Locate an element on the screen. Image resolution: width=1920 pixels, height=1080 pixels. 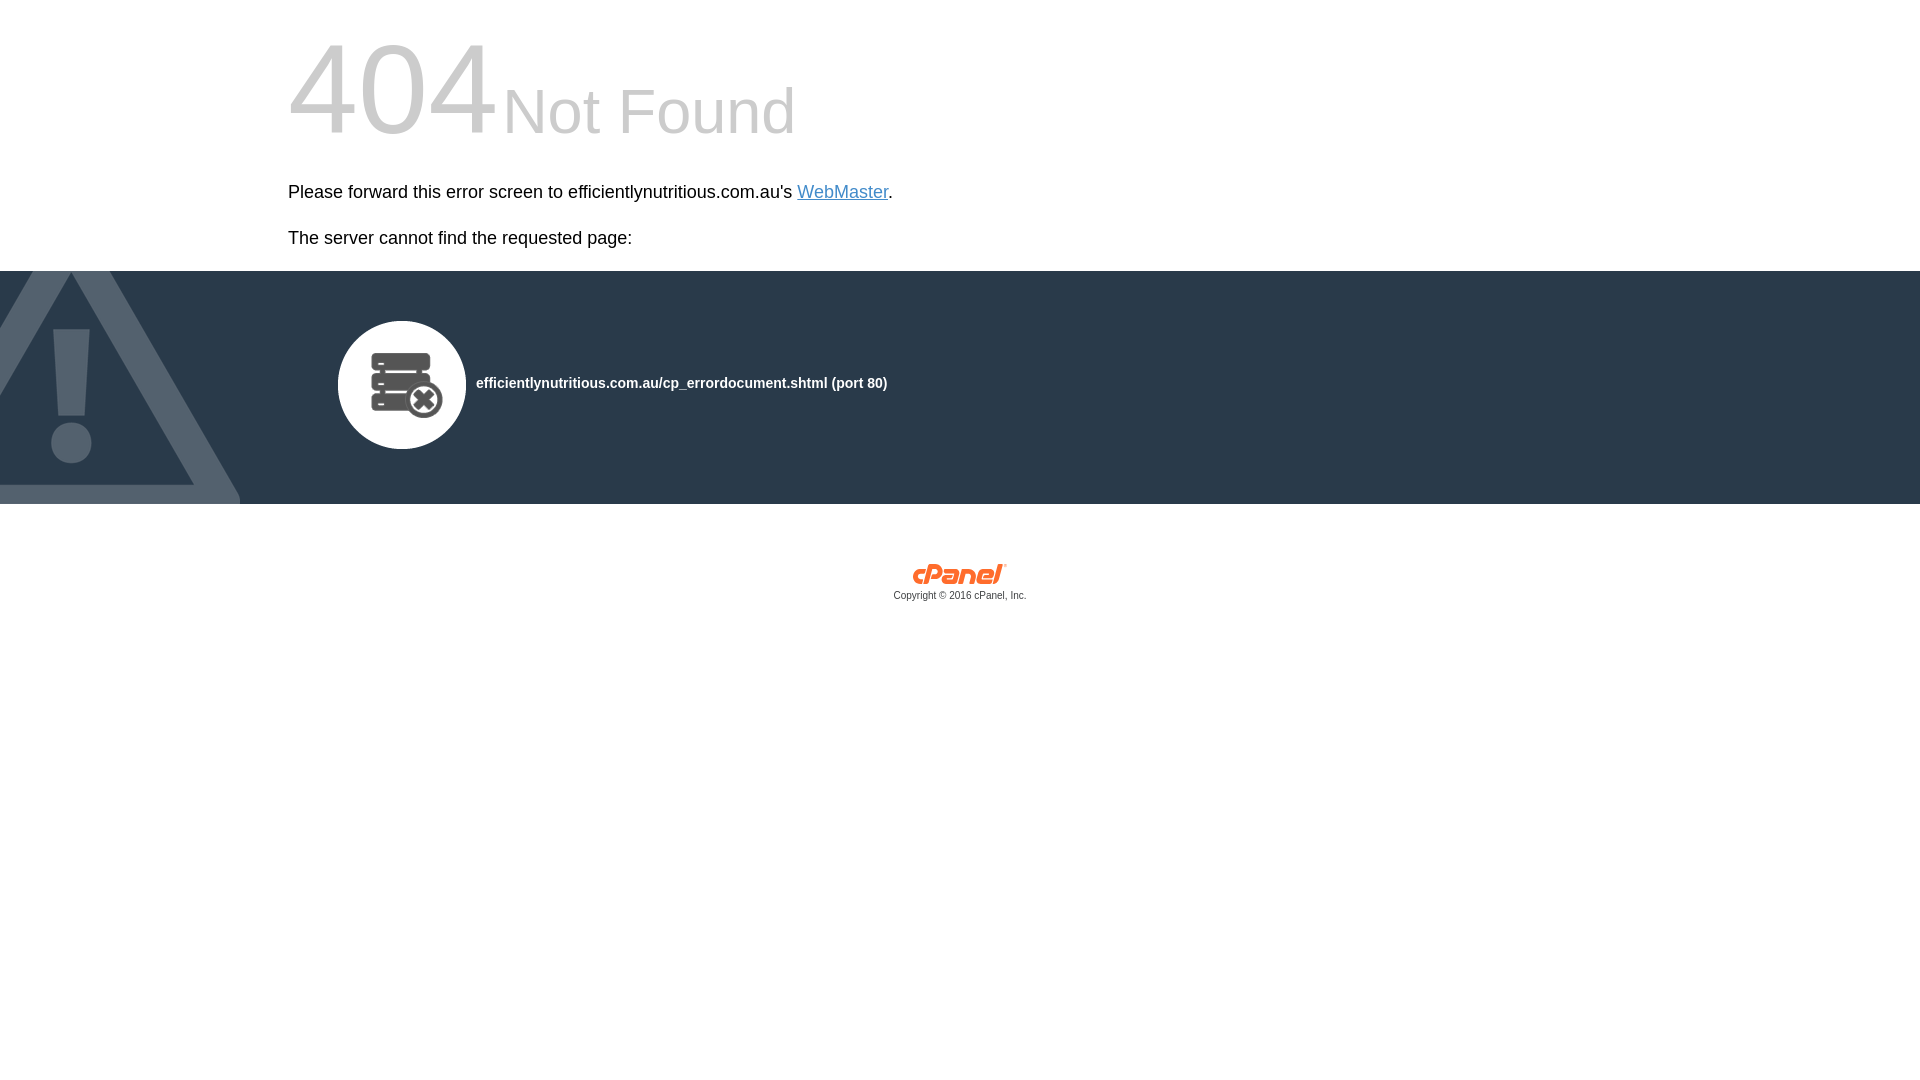
'WebMaster' is located at coordinates (842, 192).